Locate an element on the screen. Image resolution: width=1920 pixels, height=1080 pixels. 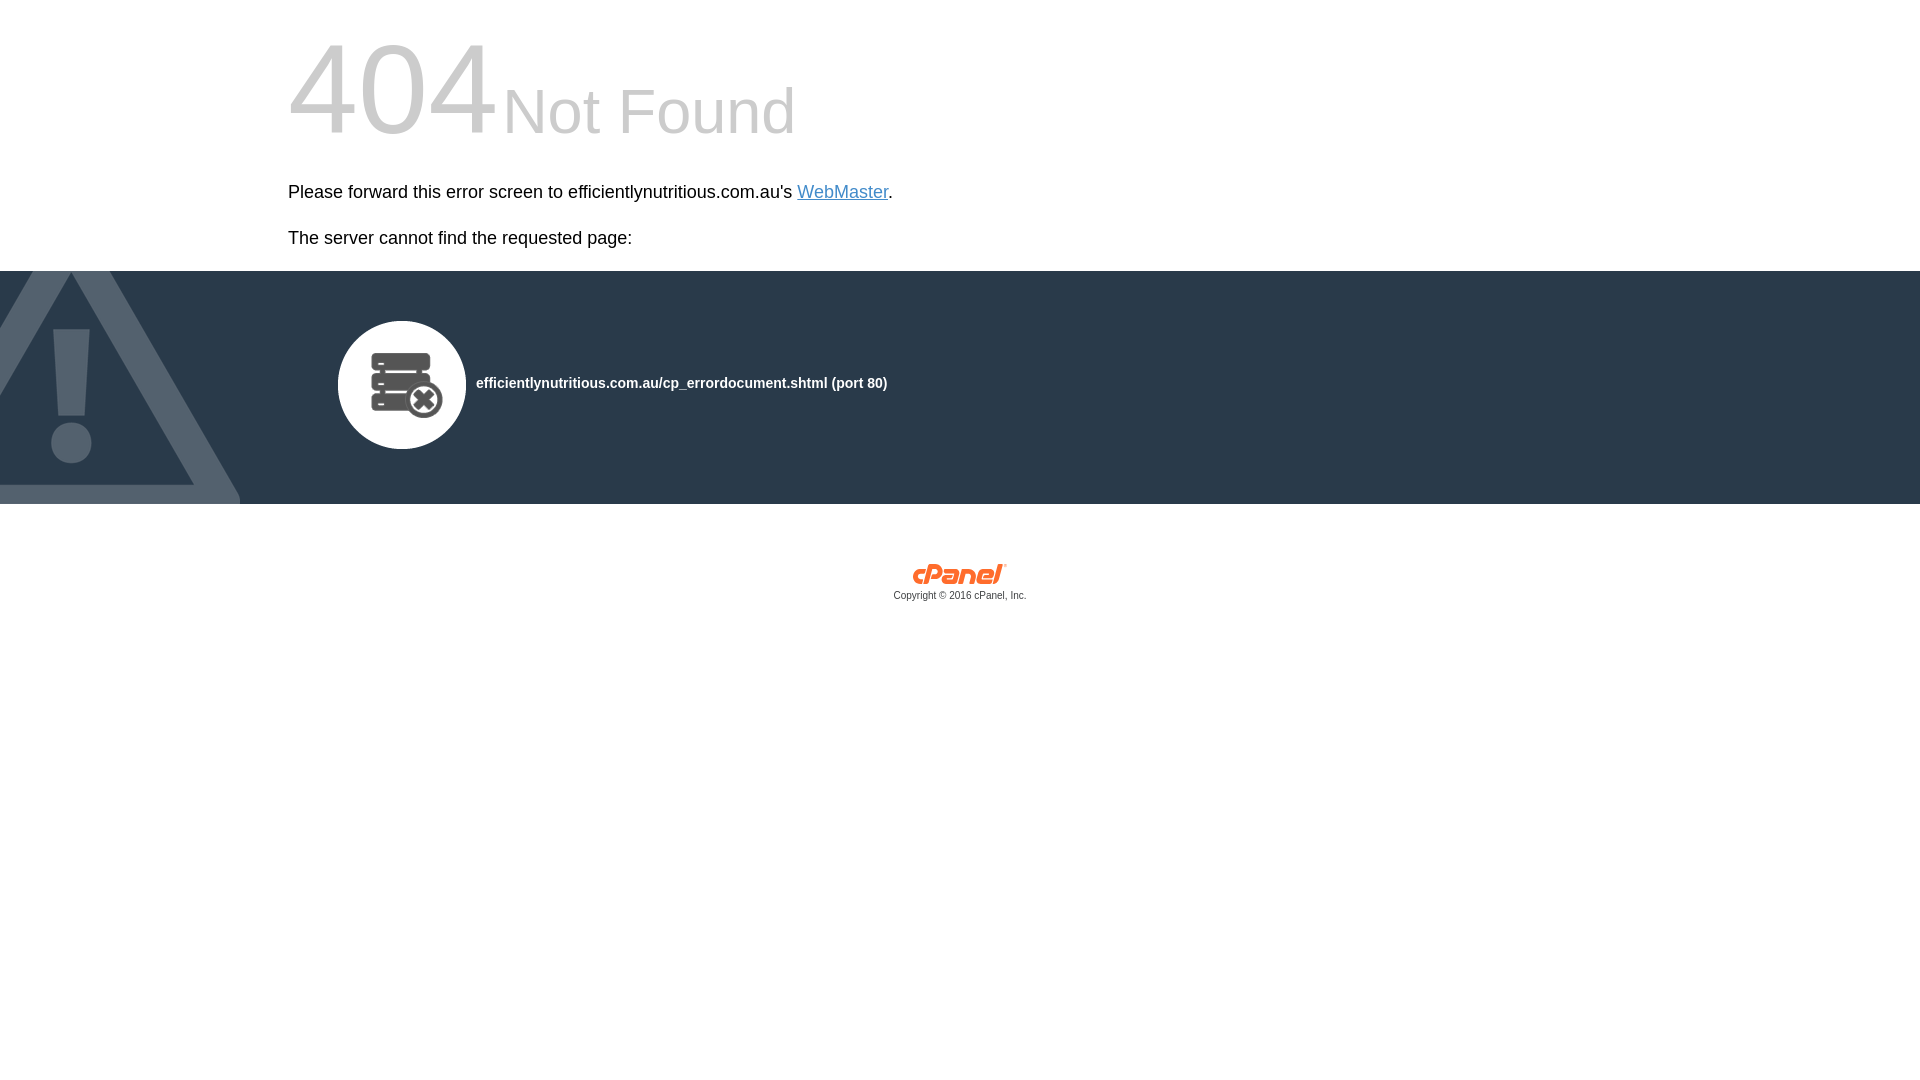
'WebMaster' is located at coordinates (842, 192).